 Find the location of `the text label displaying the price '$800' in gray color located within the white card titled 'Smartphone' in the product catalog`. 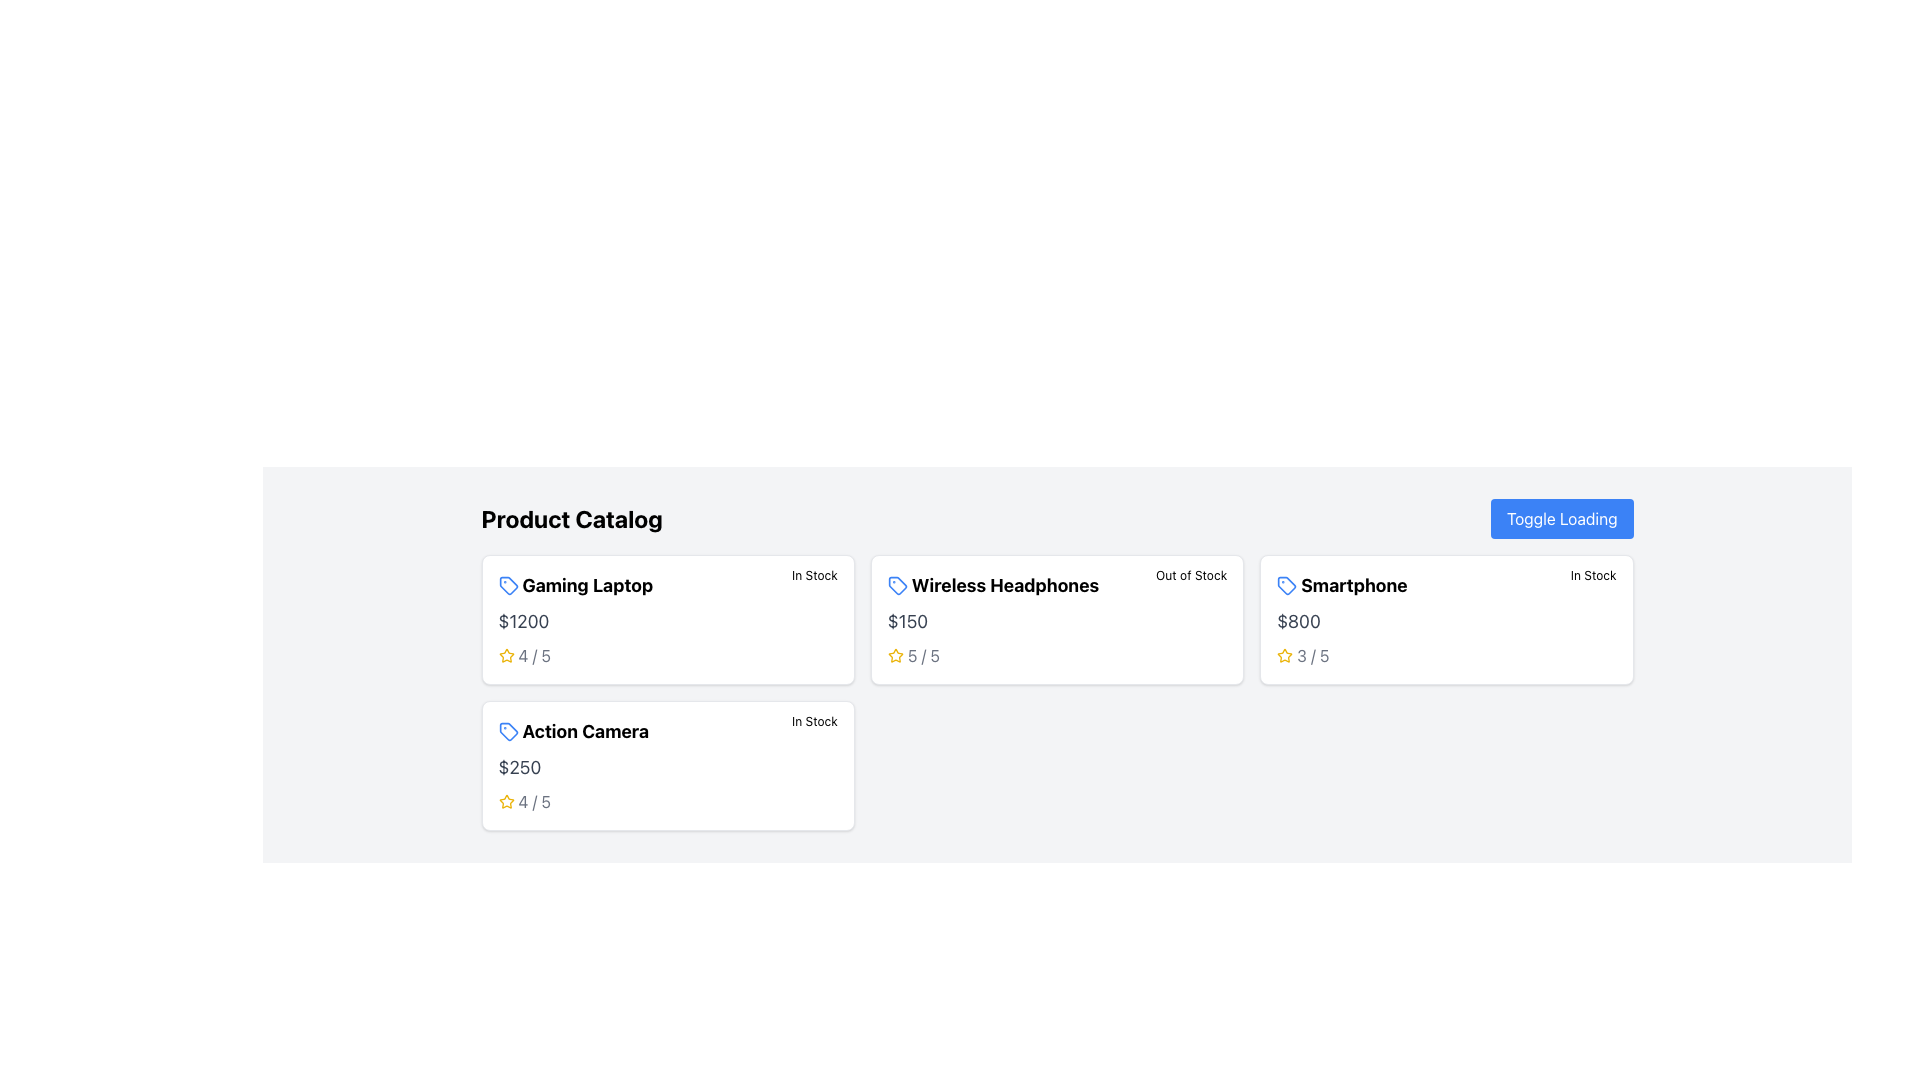

the text label displaying the price '$800' in gray color located within the white card titled 'Smartphone' in the product catalog is located at coordinates (1299, 620).